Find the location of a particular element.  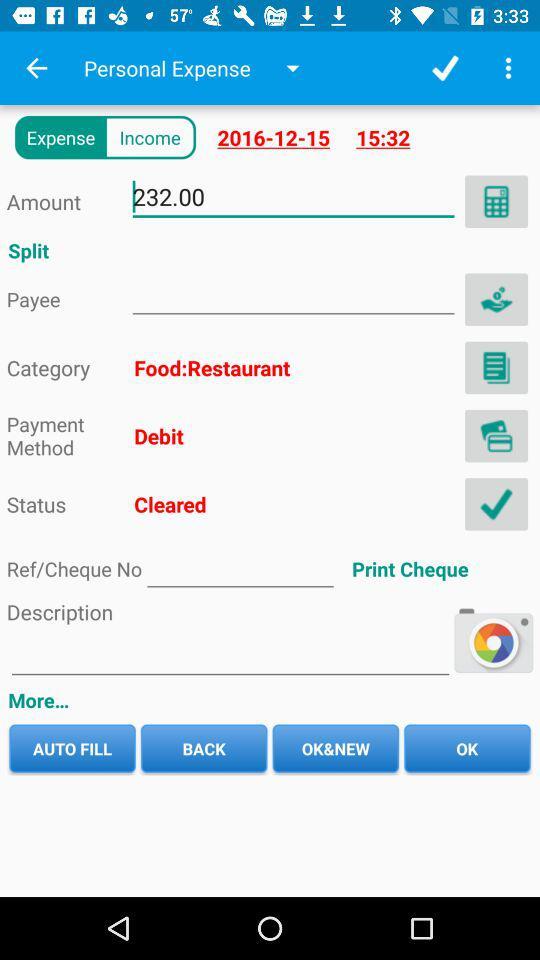

menu is located at coordinates (495, 436).